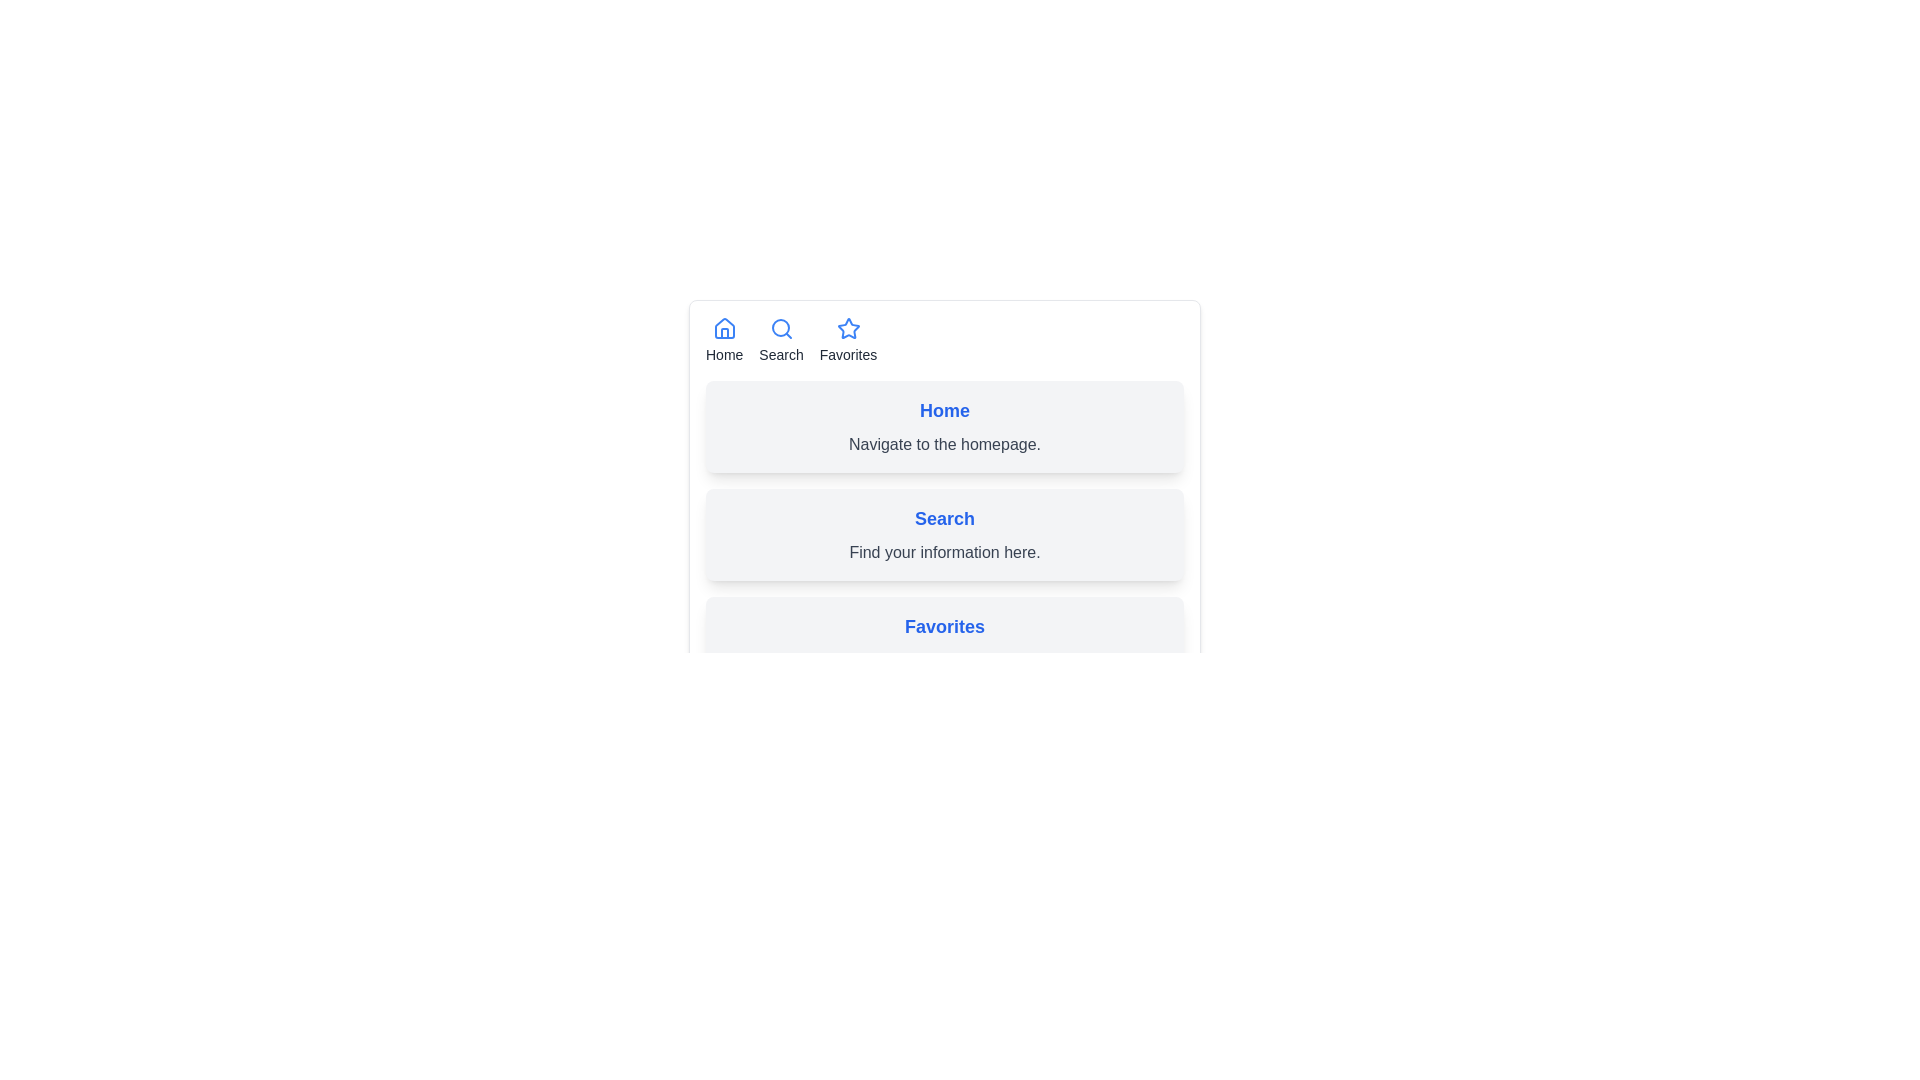 The image size is (1920, 1080). What do you see at coordinates (944, 534) in the screenshot?
I see `the 'Search' Informational Card, which is a rectangular card with a light gray background and bold blue text labeled 'Search' at the top` at bounding box center [944, 534].